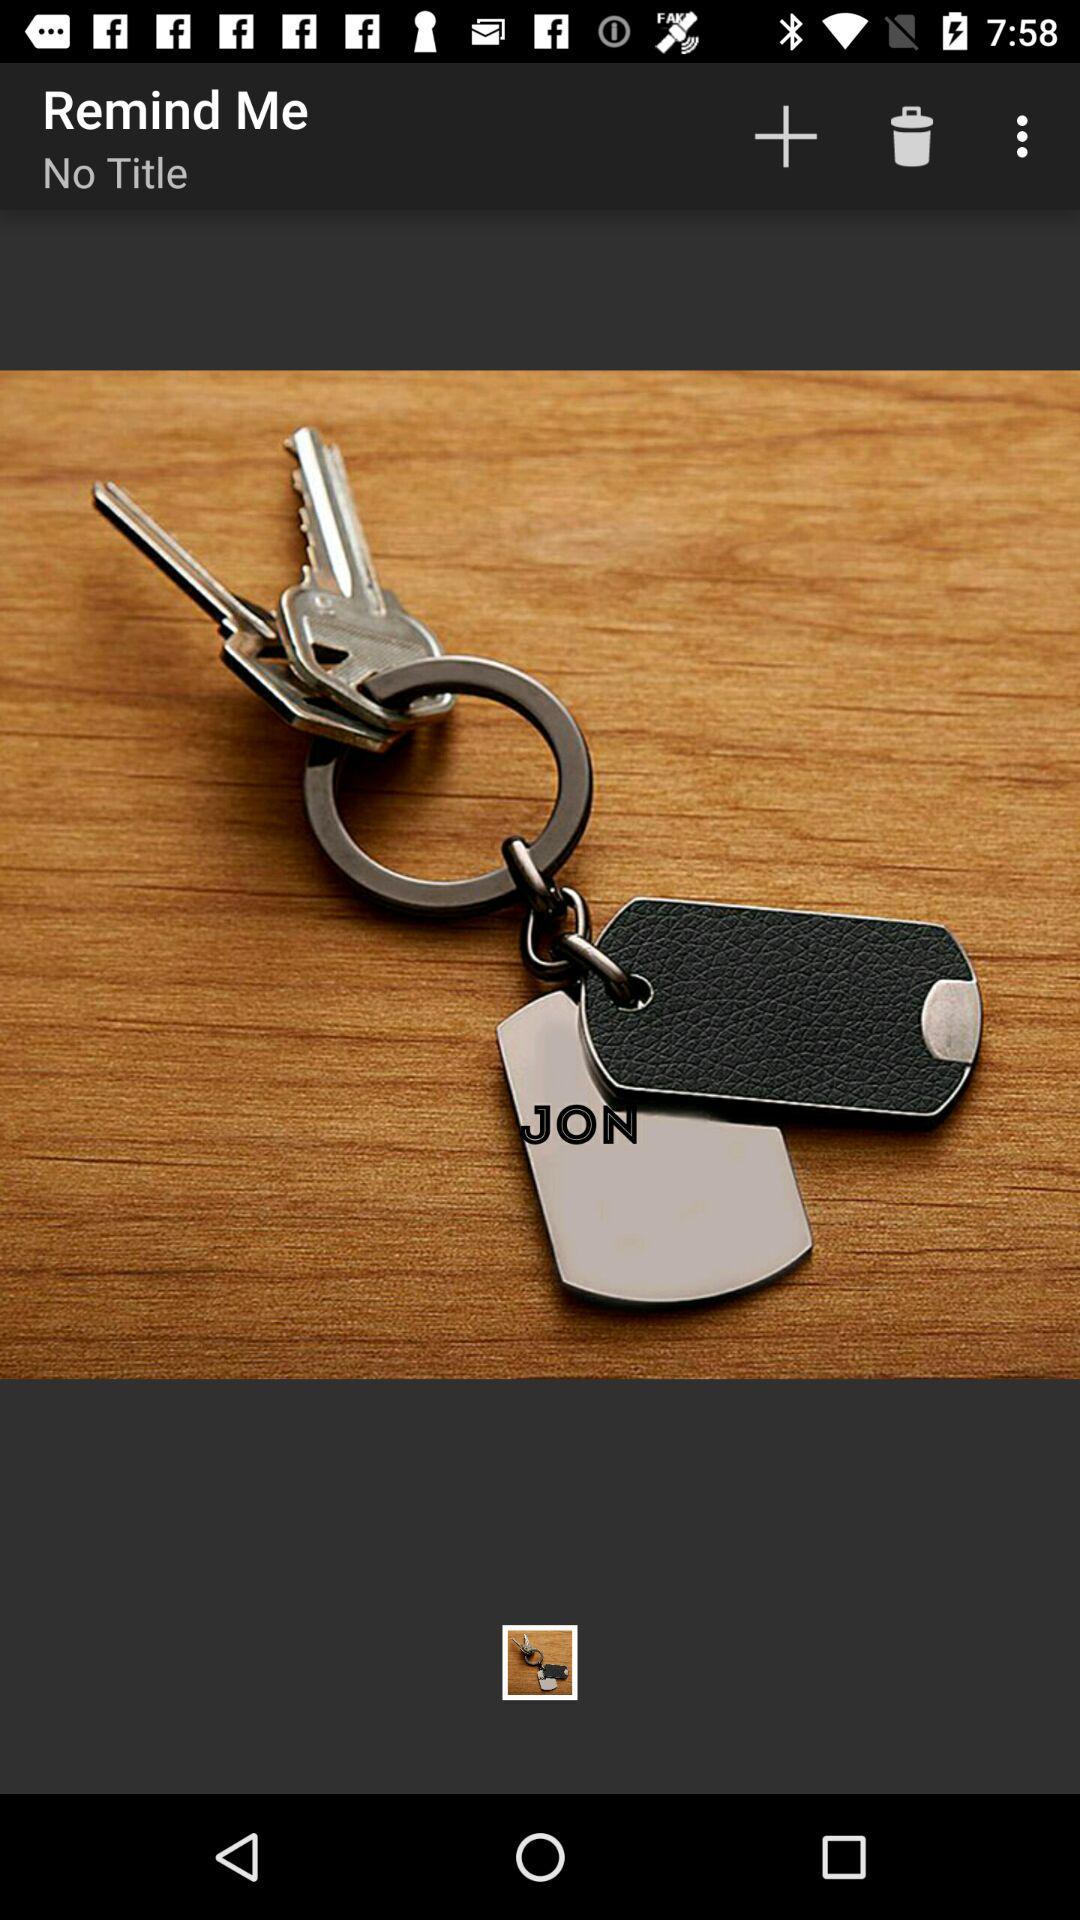  Describe the element at coordinates (785, 135) in the screenshot. I see `app to the right of remind me` at that location.